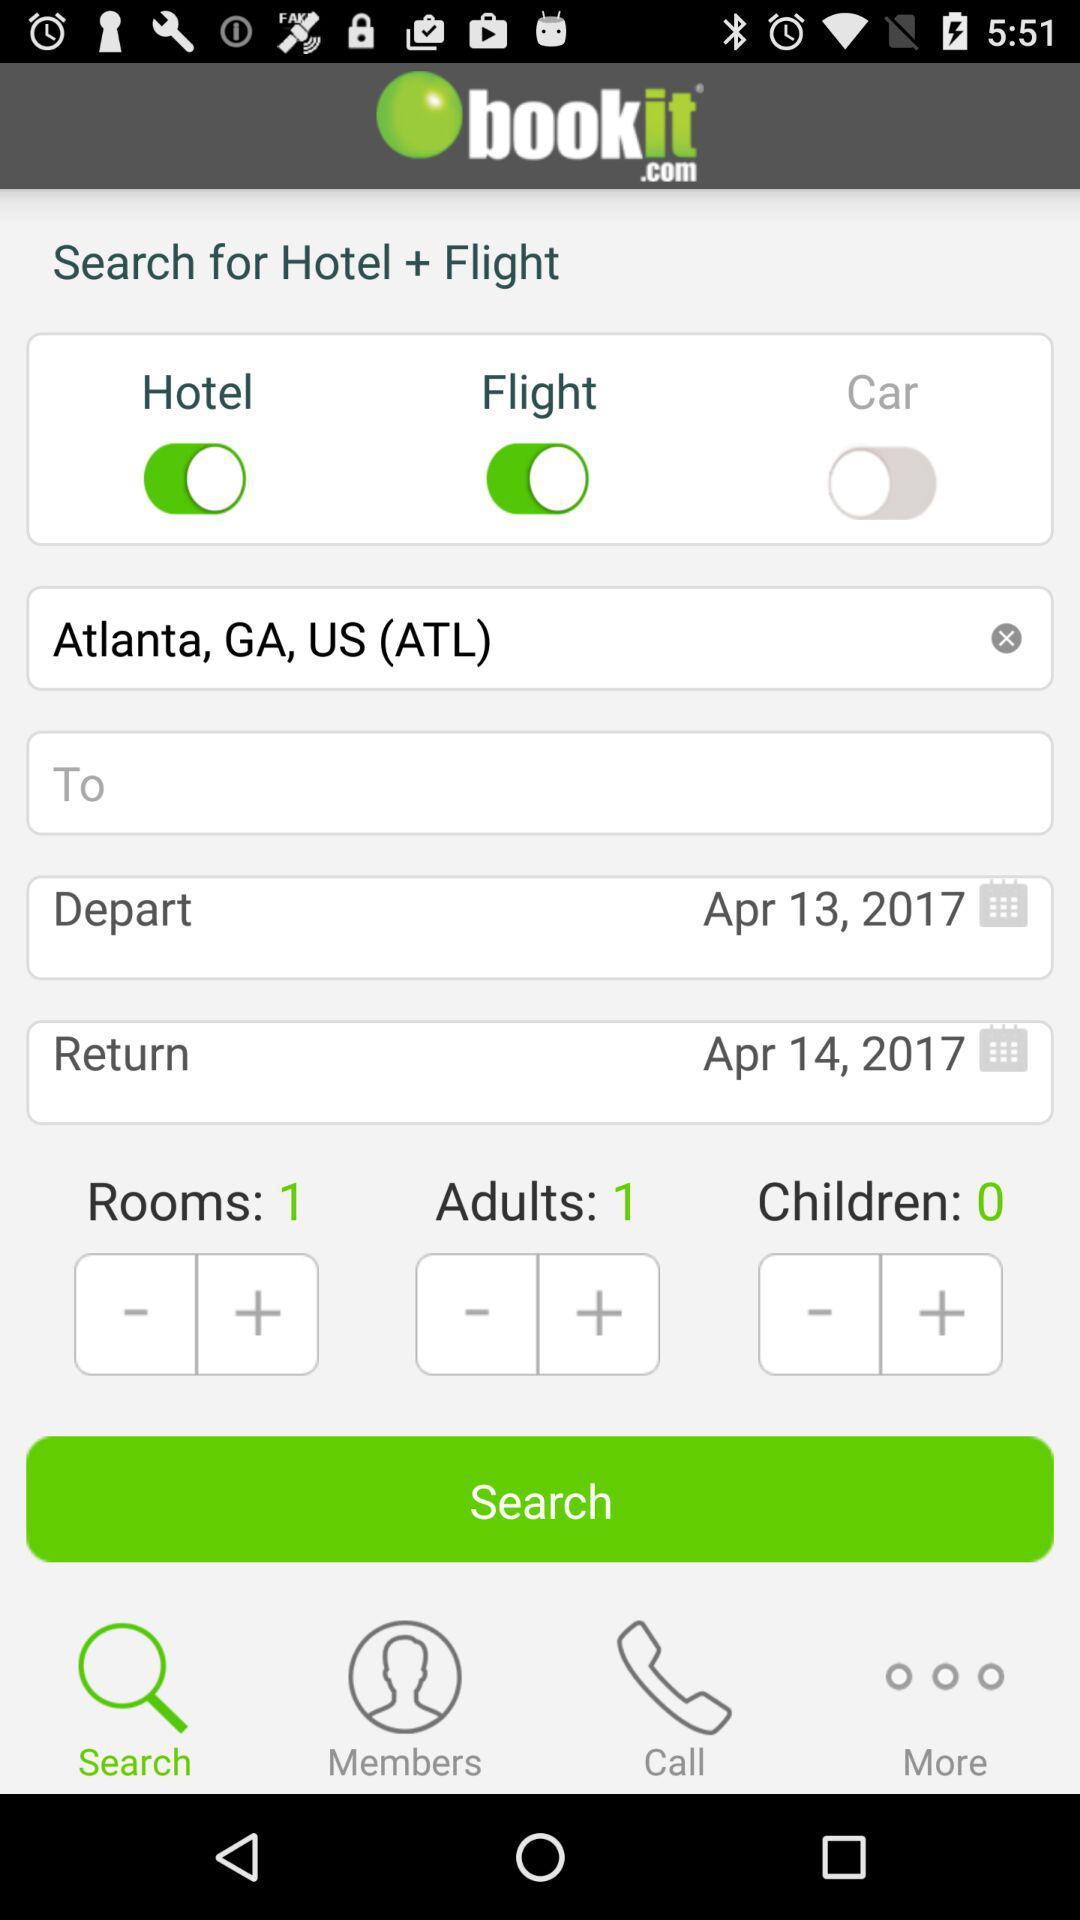  Describe the element at coordinates (540, 124) in the screenshot. I see `the icon above search for hotel app` at that location.